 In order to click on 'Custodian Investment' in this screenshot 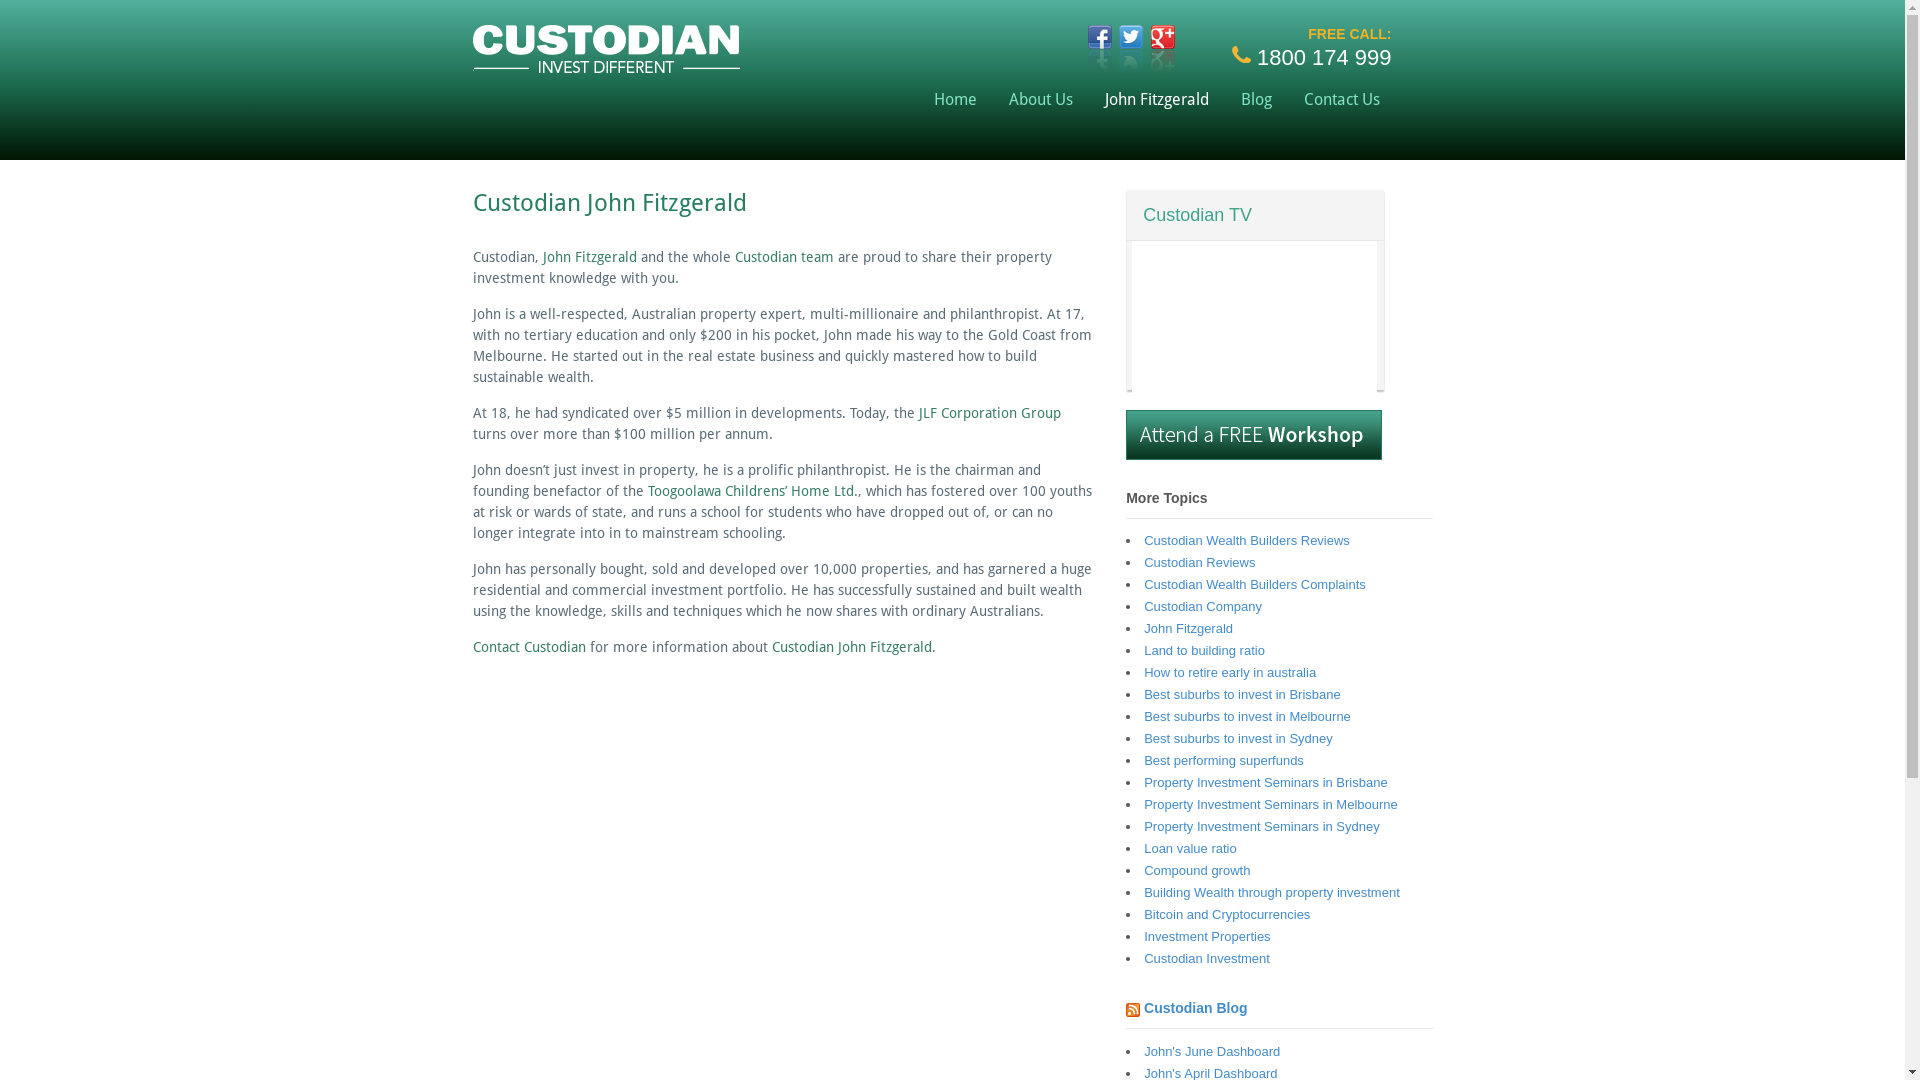, I will do `click(1143, 957)`.